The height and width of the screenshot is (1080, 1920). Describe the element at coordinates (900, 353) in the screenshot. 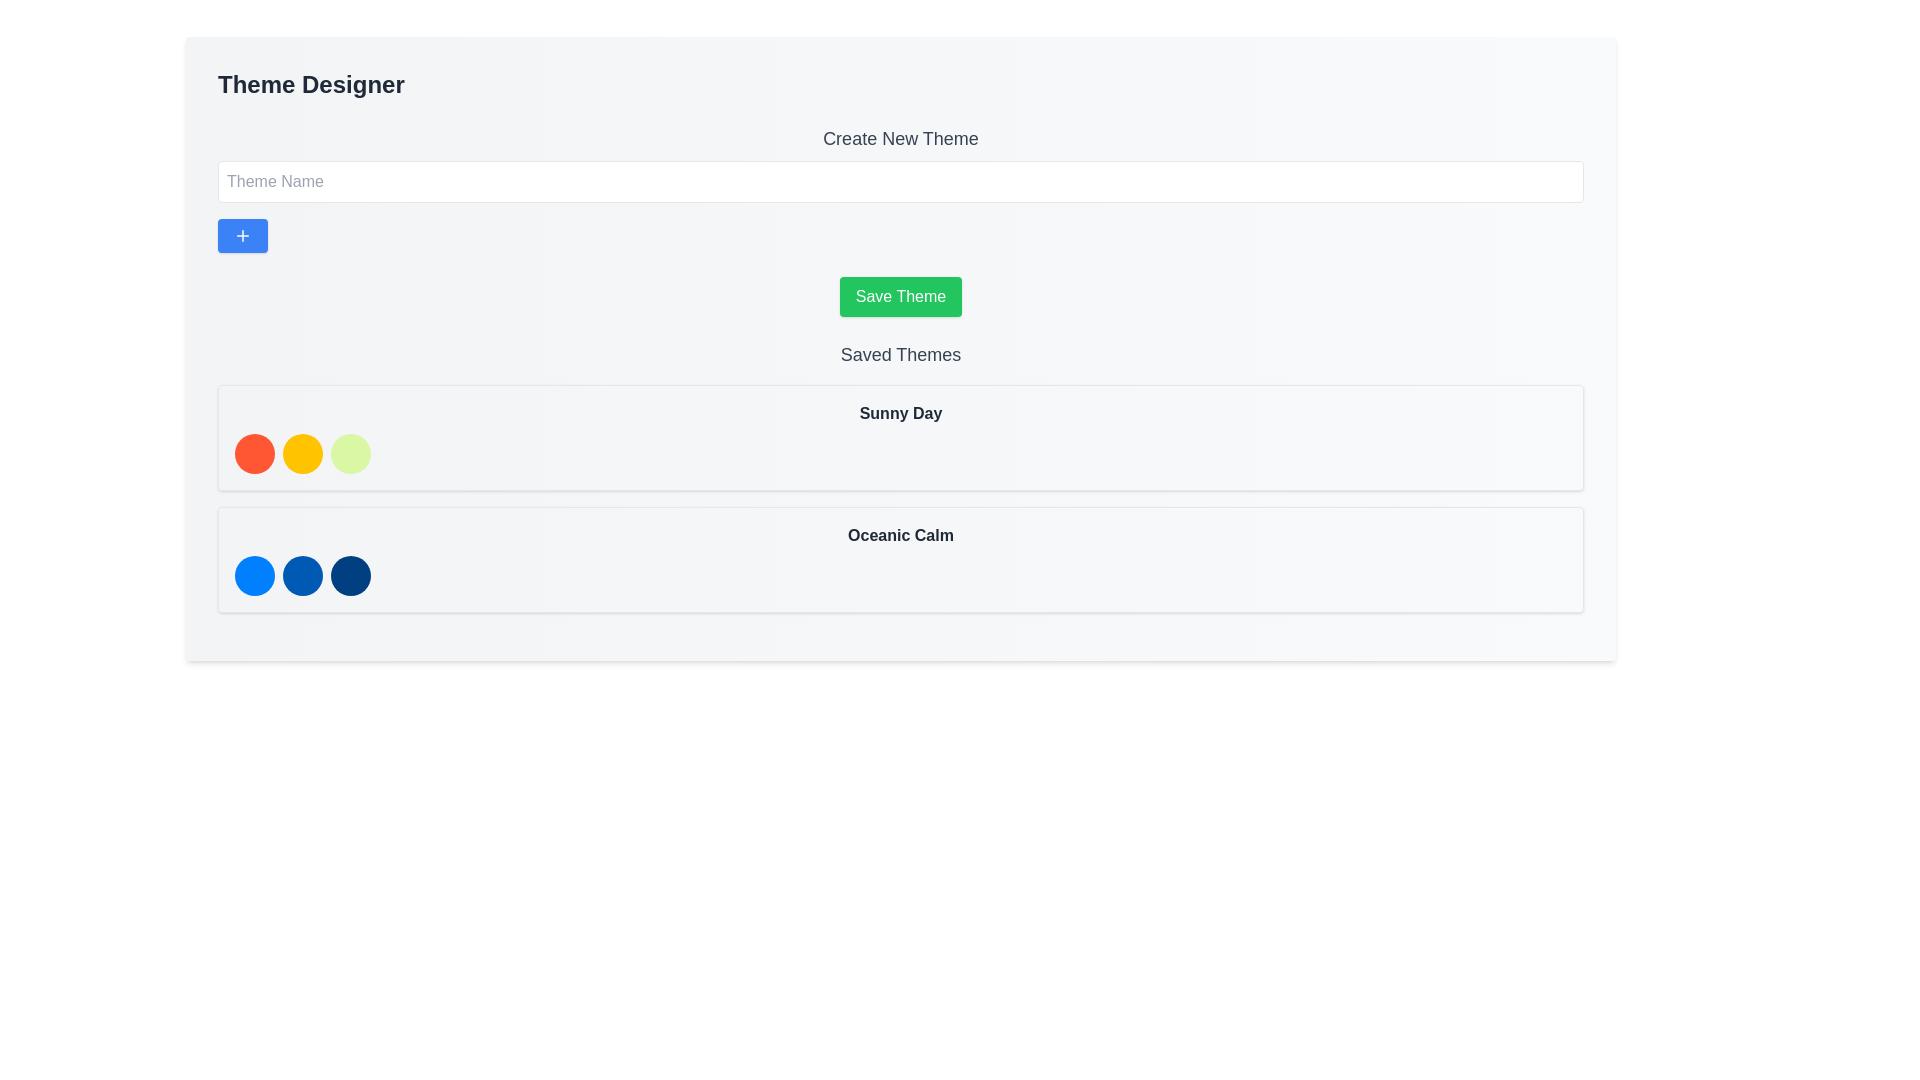

I see `the 'Saved Themes' text label which is styled in a larger font size with a medium weight and light gray color, positioned as a header above themed blocks and below a 'Save Theme' button` at that location.